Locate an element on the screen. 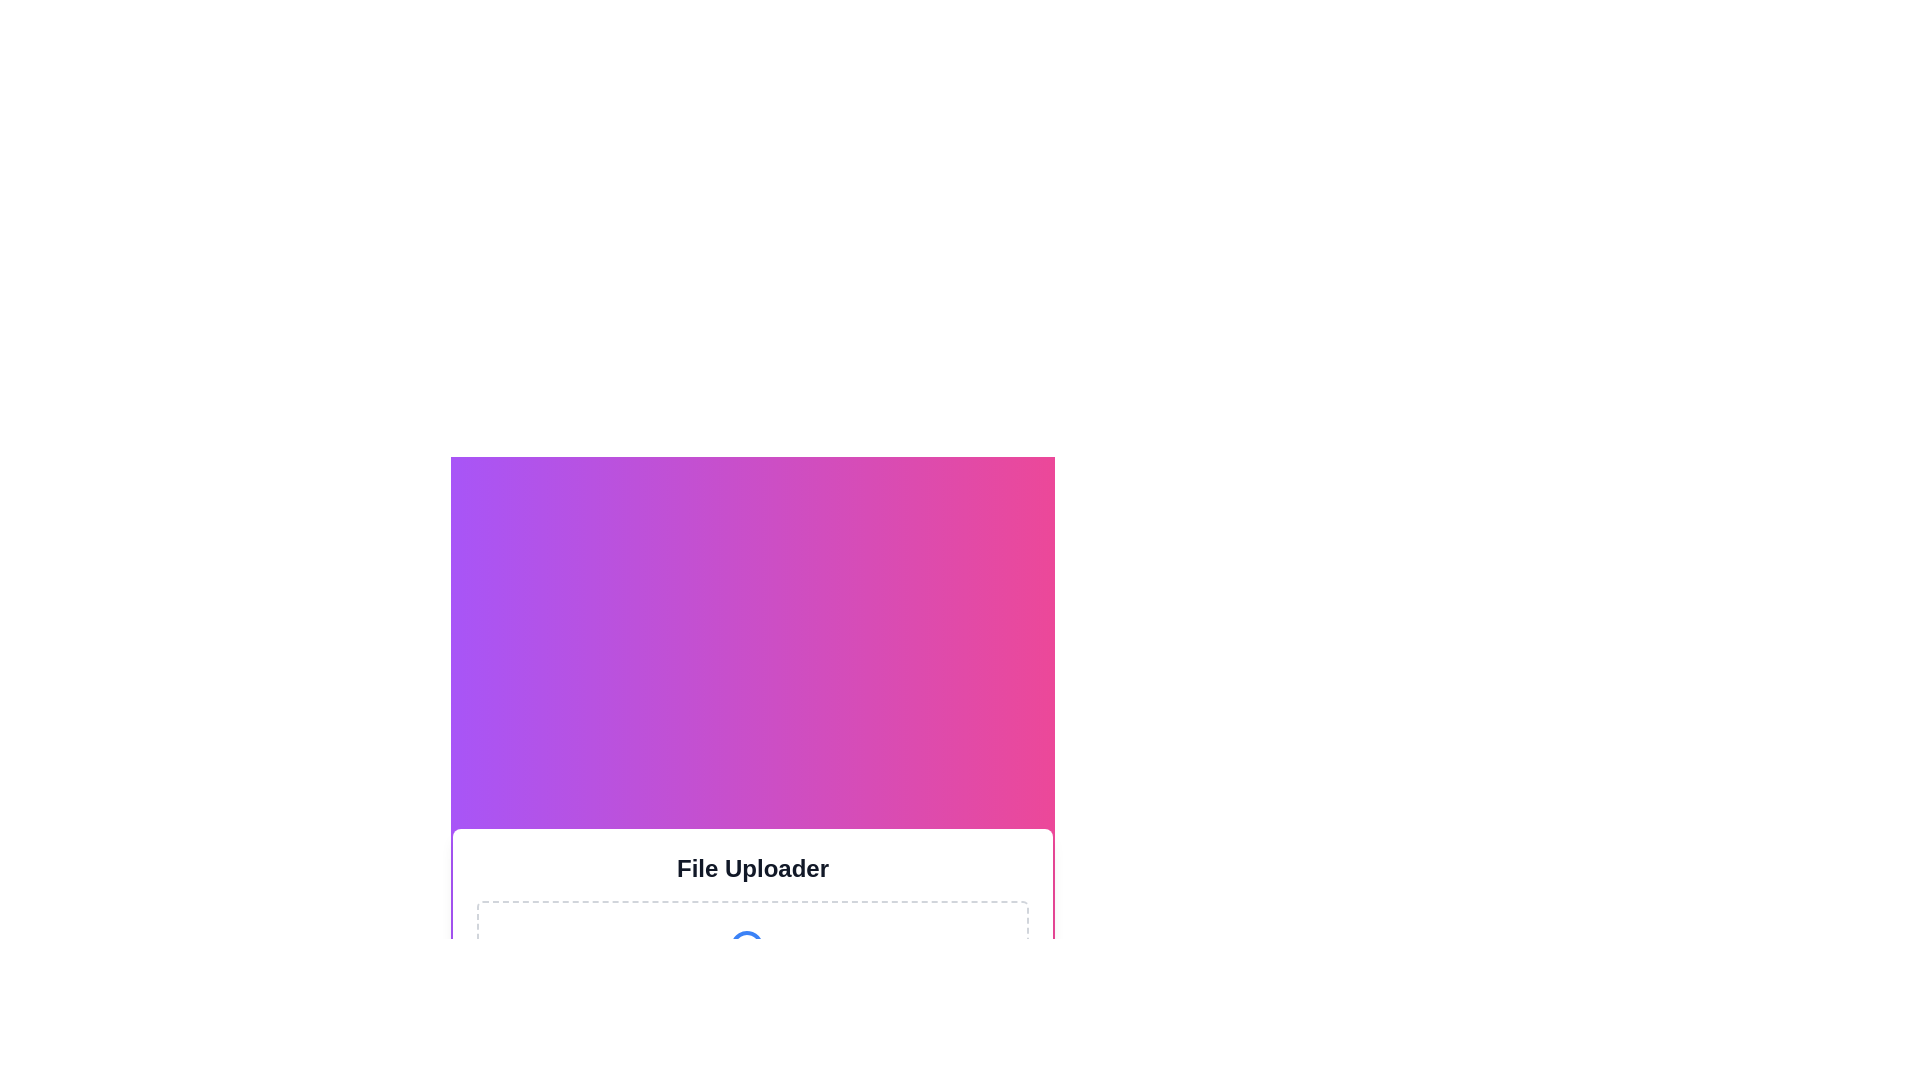  the appearance of the cloud upload icon, which is a blue icon with an upward arrow located in the center of the file uploader interface is located at coordinates (752, 950).